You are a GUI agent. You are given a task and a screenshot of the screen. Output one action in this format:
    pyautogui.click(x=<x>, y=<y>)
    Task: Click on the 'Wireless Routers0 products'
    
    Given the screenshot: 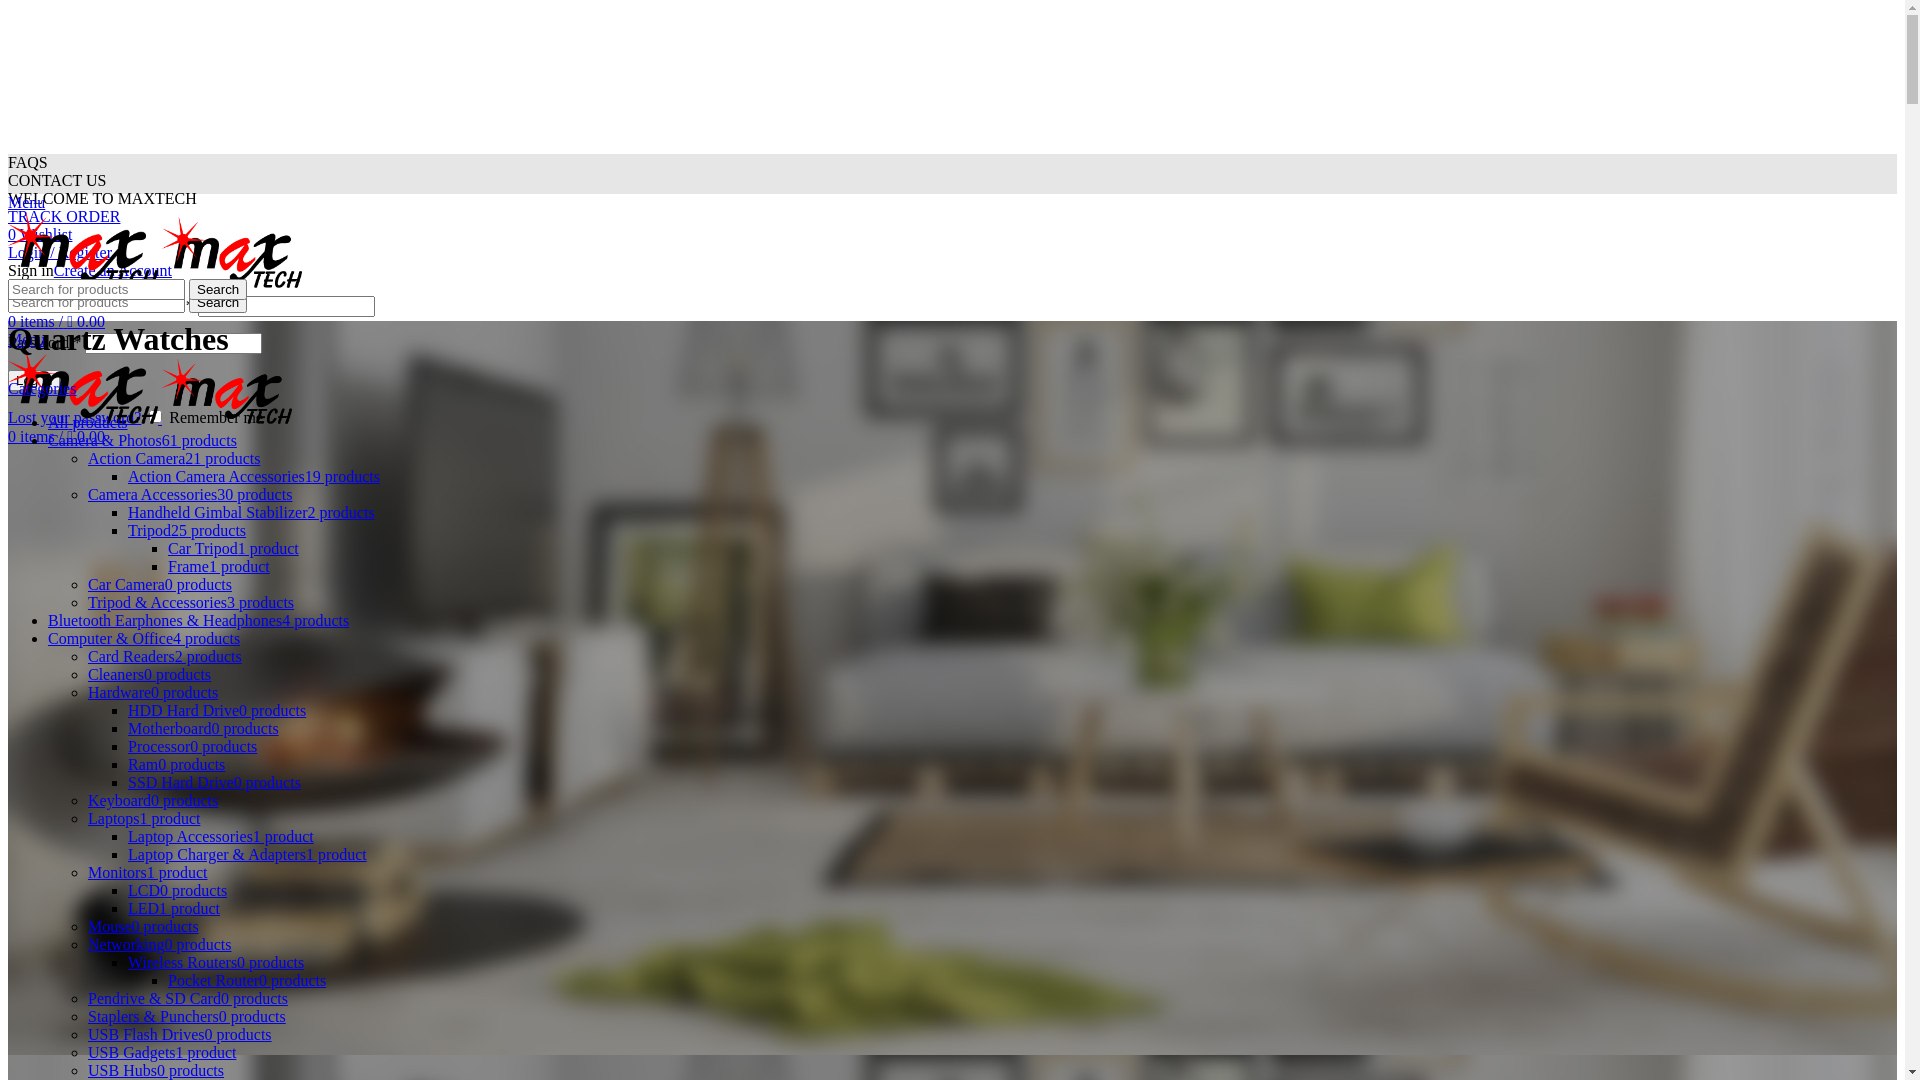 What is the action you would take?
    pyautogui.click(x=216, y=961)
    